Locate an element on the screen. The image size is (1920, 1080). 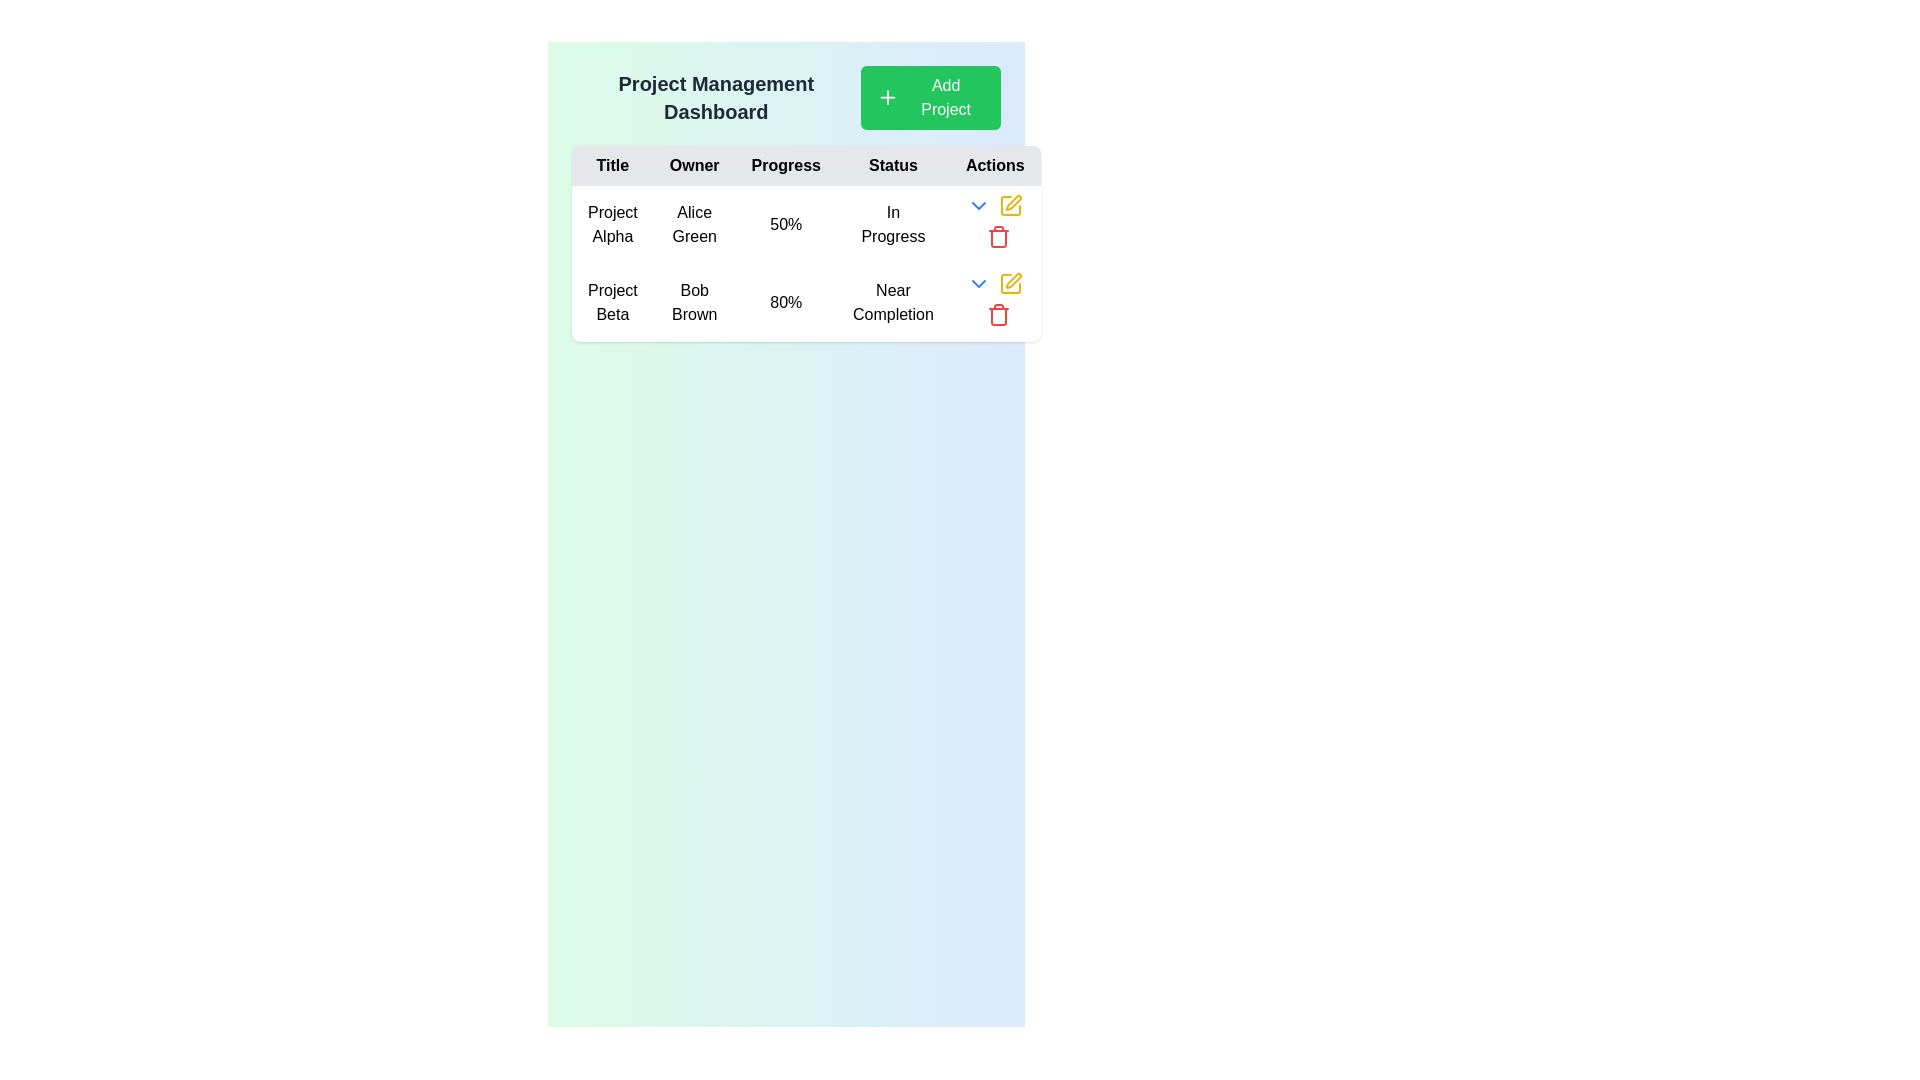
data displayed in the second row of the data table containing project-related information, including project name, owner, progress percentage, status, and action icons is located at coordinates (806, 303).